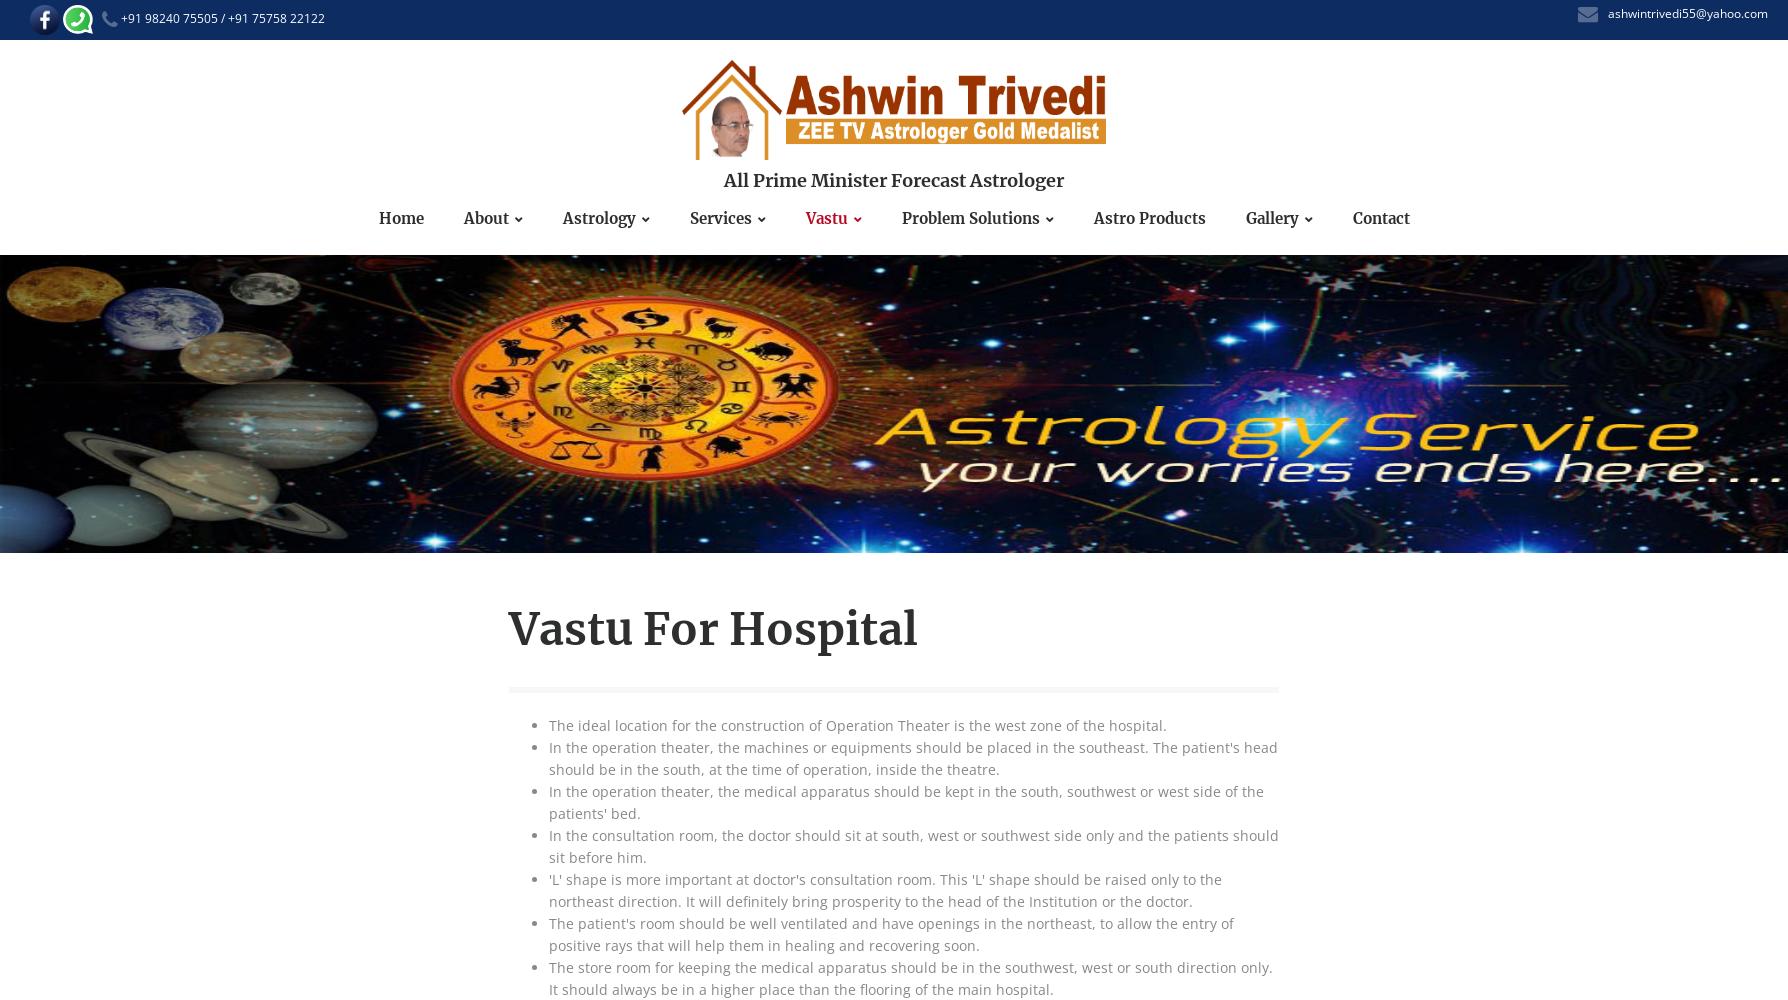 Image resolution: width=1788 pixels, height=1000 pixels. What do you see at coordinates (485, 216) in the screenshot?
I see `'About'` at bounding box center [485, 216].